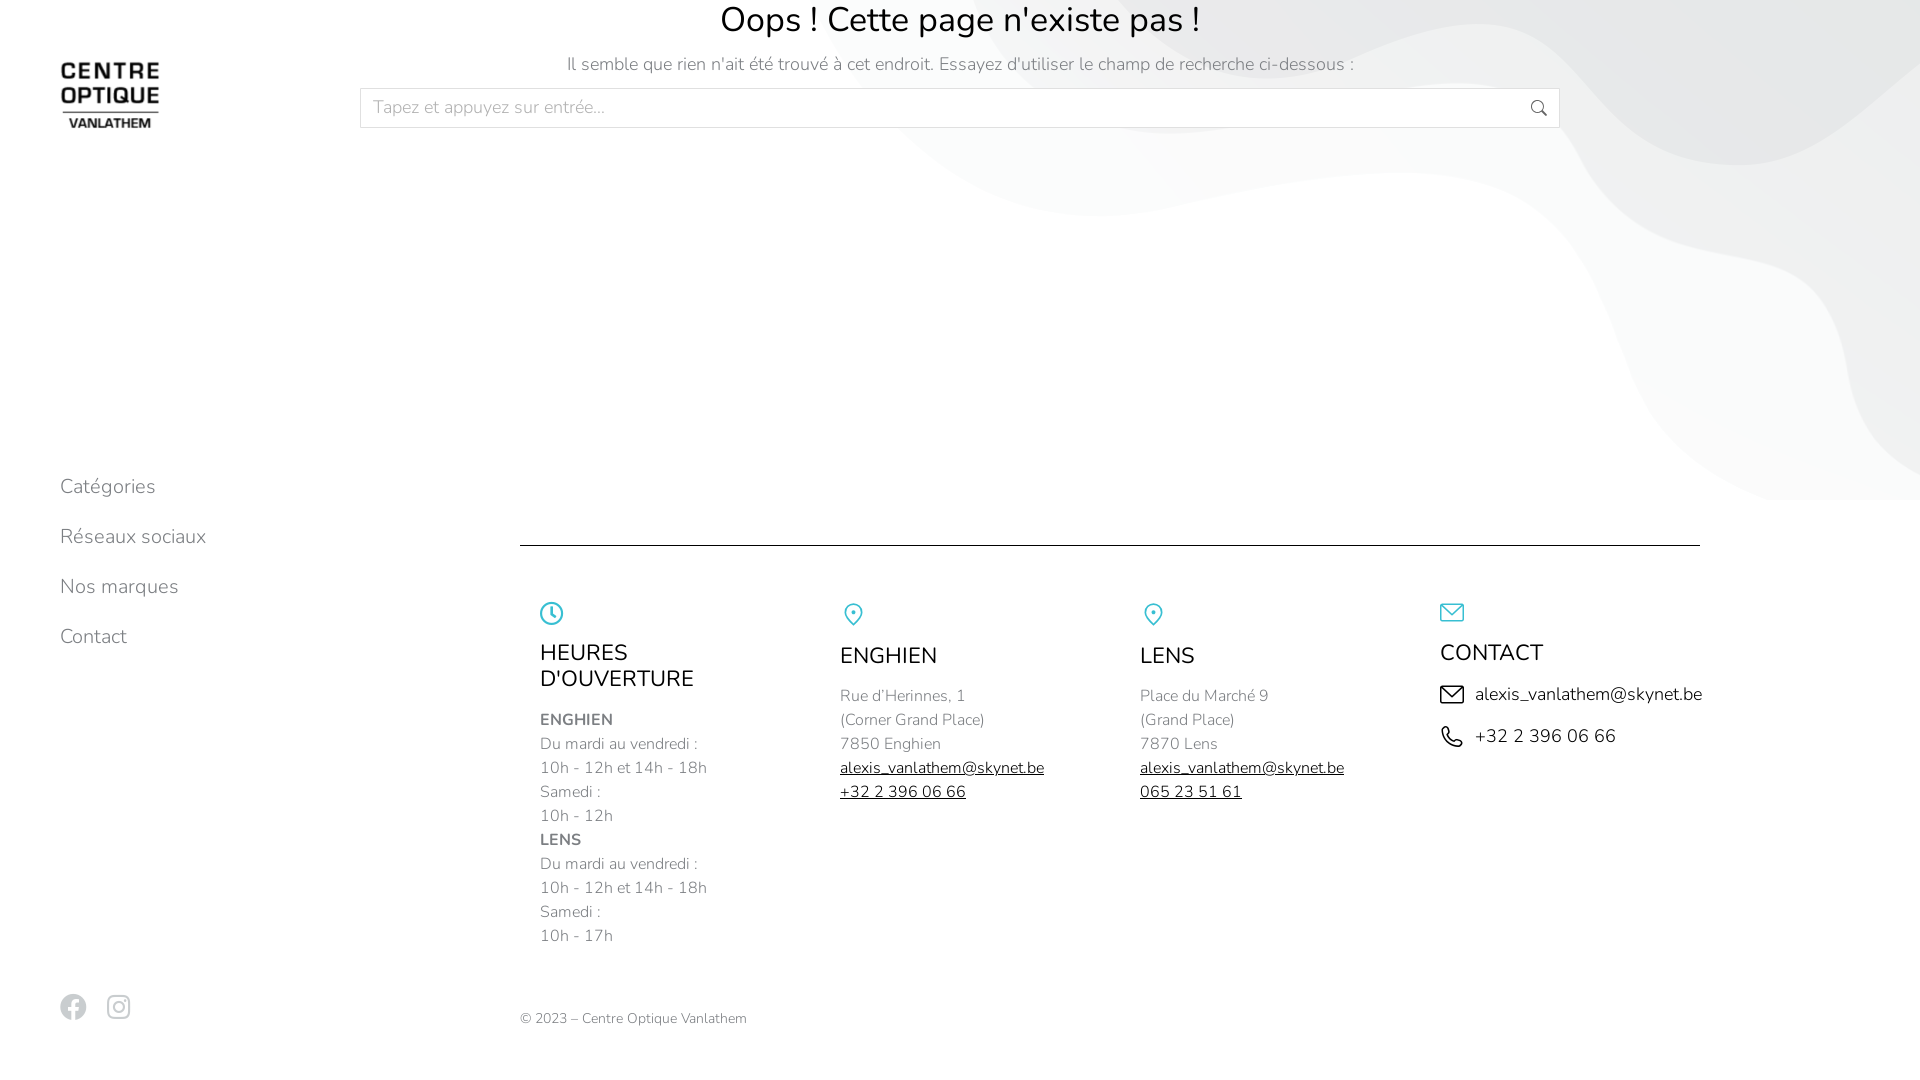 The height and width of the screenshot is (1080, 1920). I want to click on 'ENGHIEN', so click(840, 655).